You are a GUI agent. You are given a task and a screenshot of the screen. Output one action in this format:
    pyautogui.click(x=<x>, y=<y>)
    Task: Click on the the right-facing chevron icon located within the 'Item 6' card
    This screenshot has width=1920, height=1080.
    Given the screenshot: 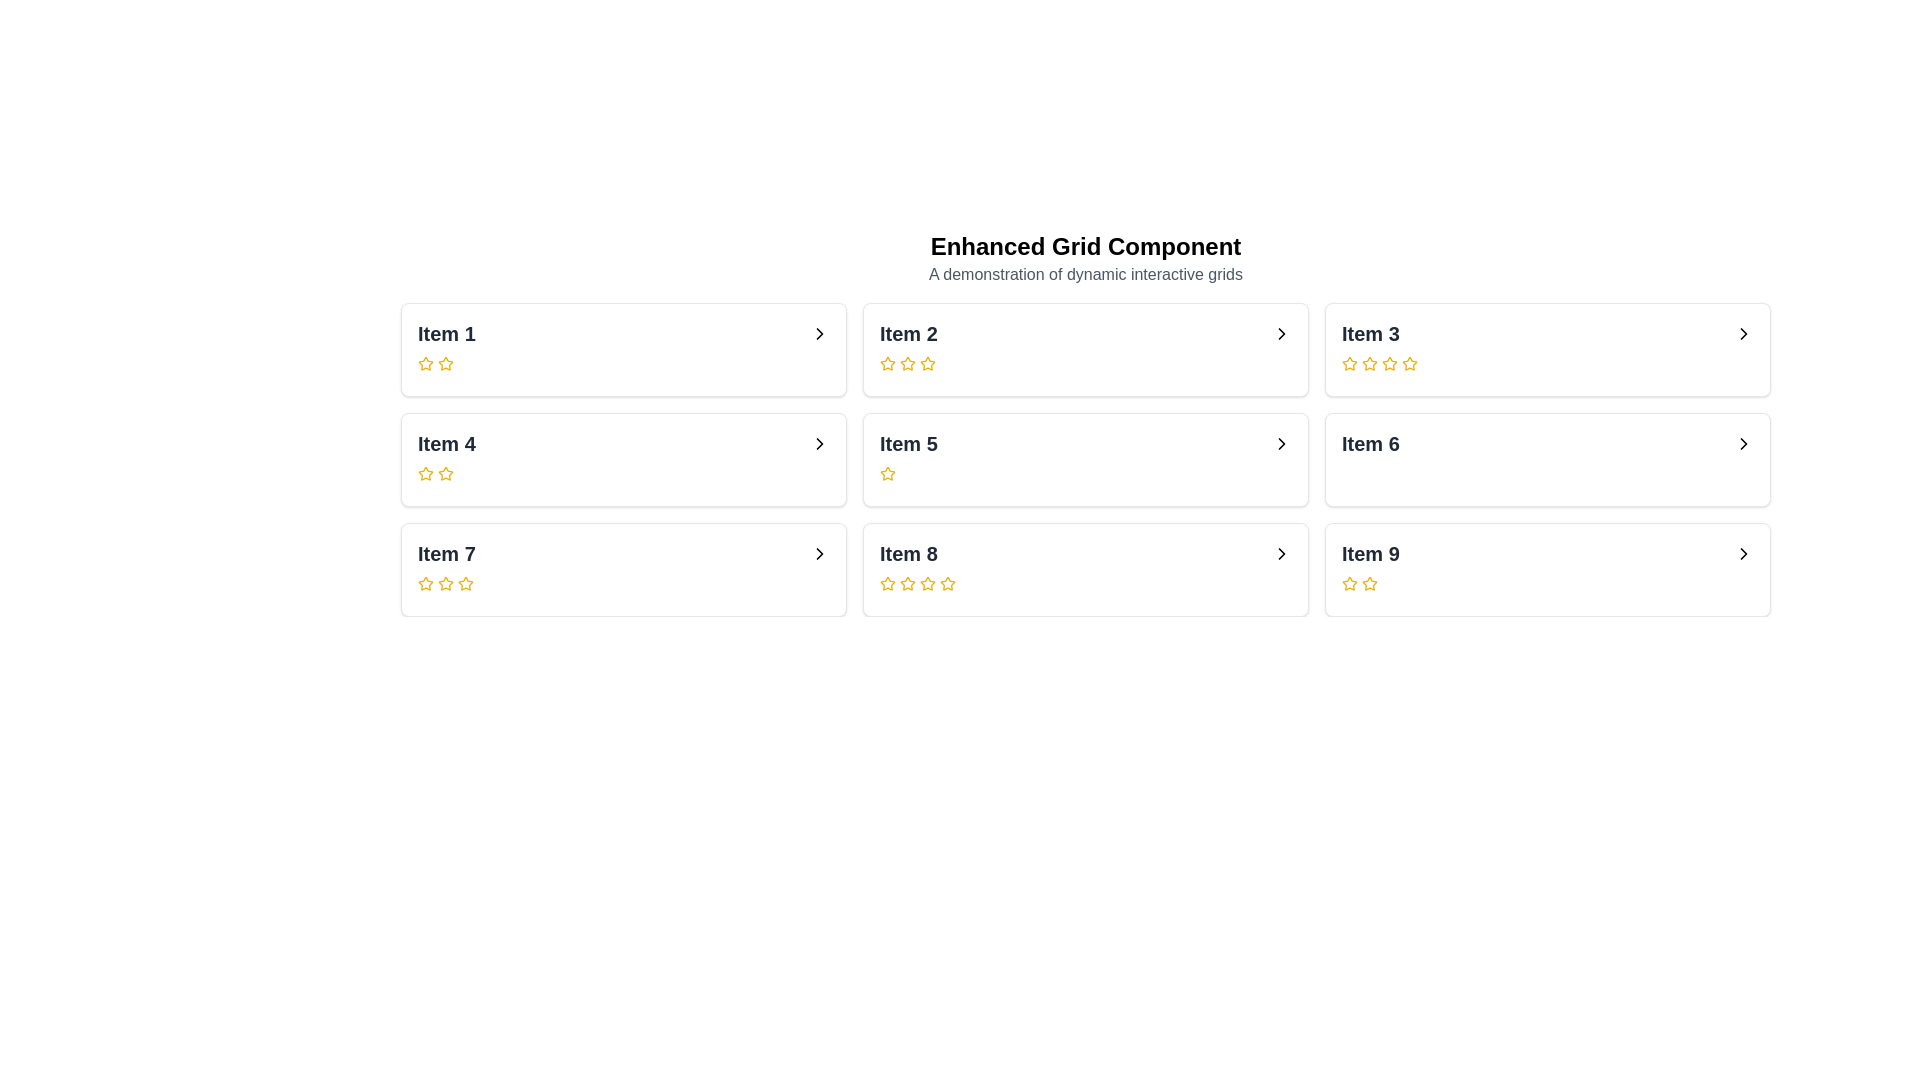 What is the action you would take?
    pyautogui.click(x=1742, y=442)
    